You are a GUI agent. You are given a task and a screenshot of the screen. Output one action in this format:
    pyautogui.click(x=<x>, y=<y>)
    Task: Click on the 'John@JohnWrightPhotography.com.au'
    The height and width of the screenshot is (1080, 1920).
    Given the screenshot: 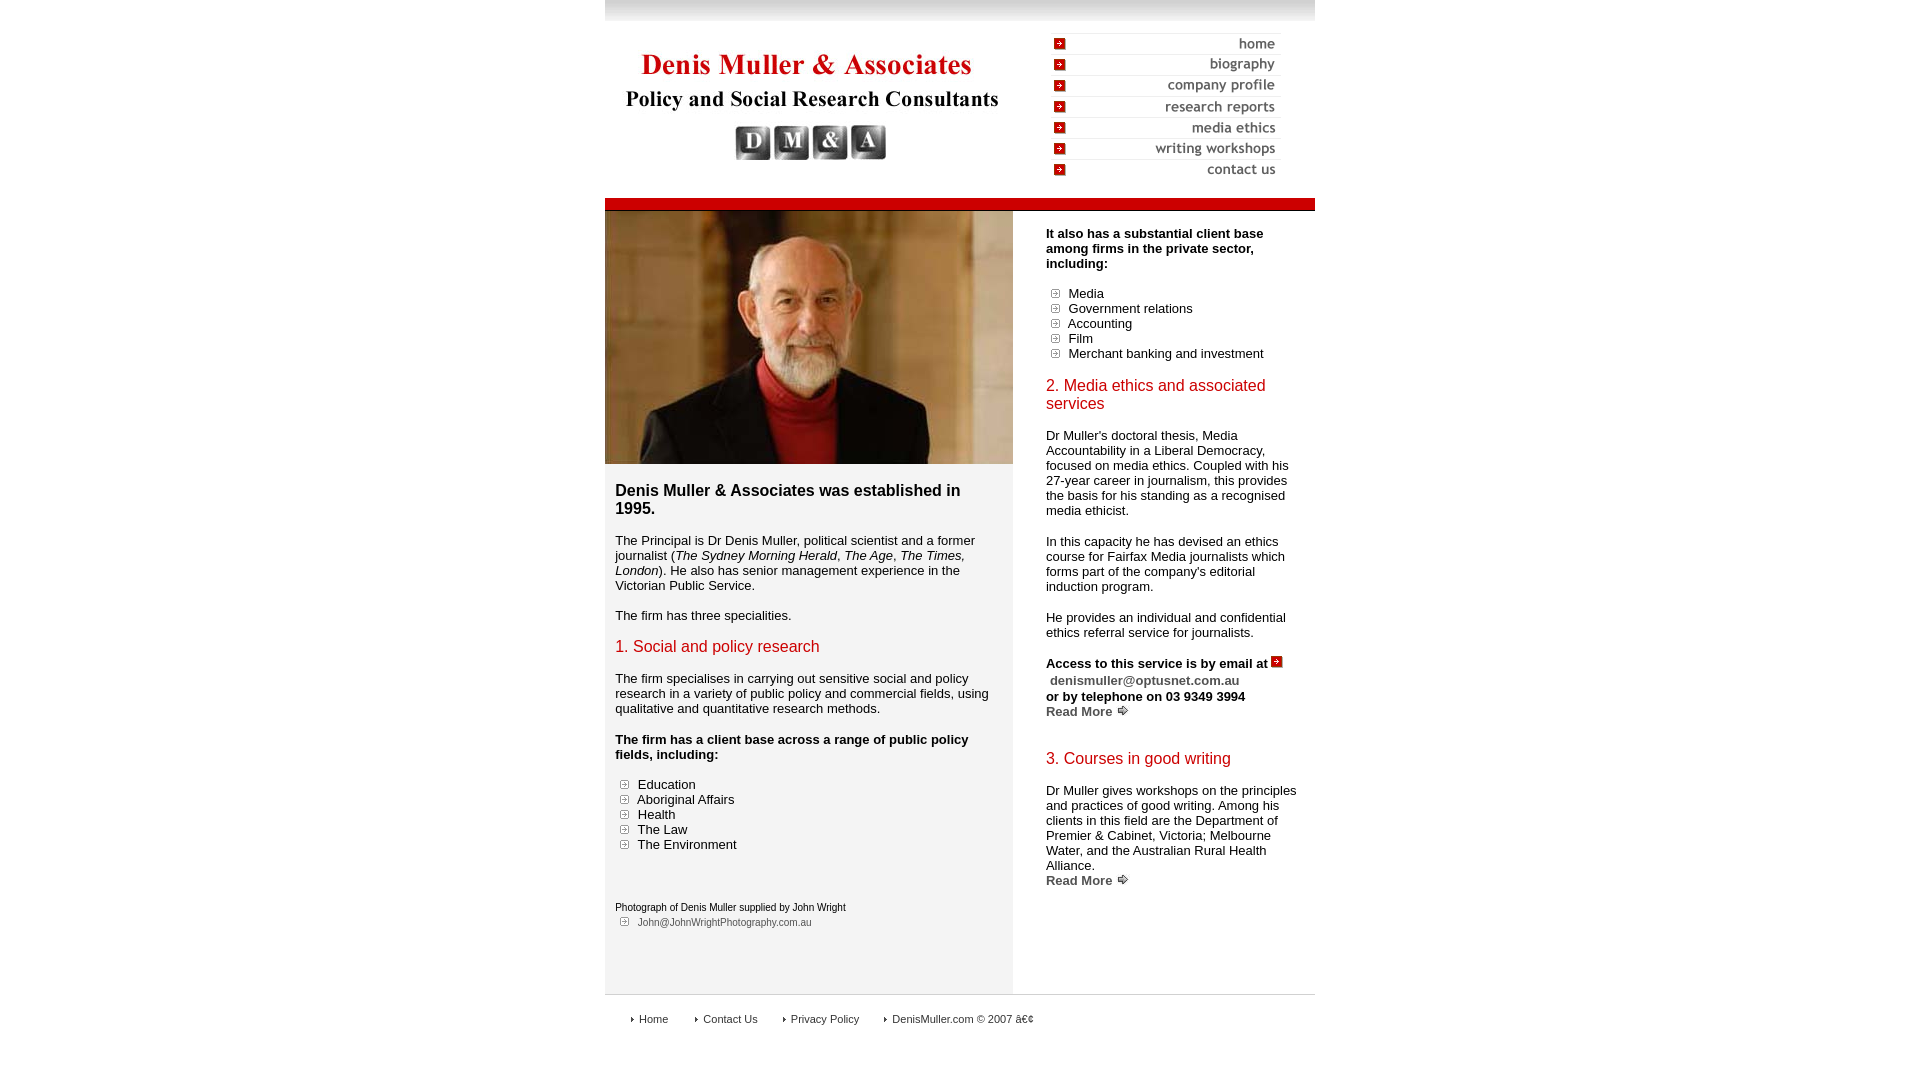 What is the action you would take?
    pyautogui.click(x=723, y=921)
    